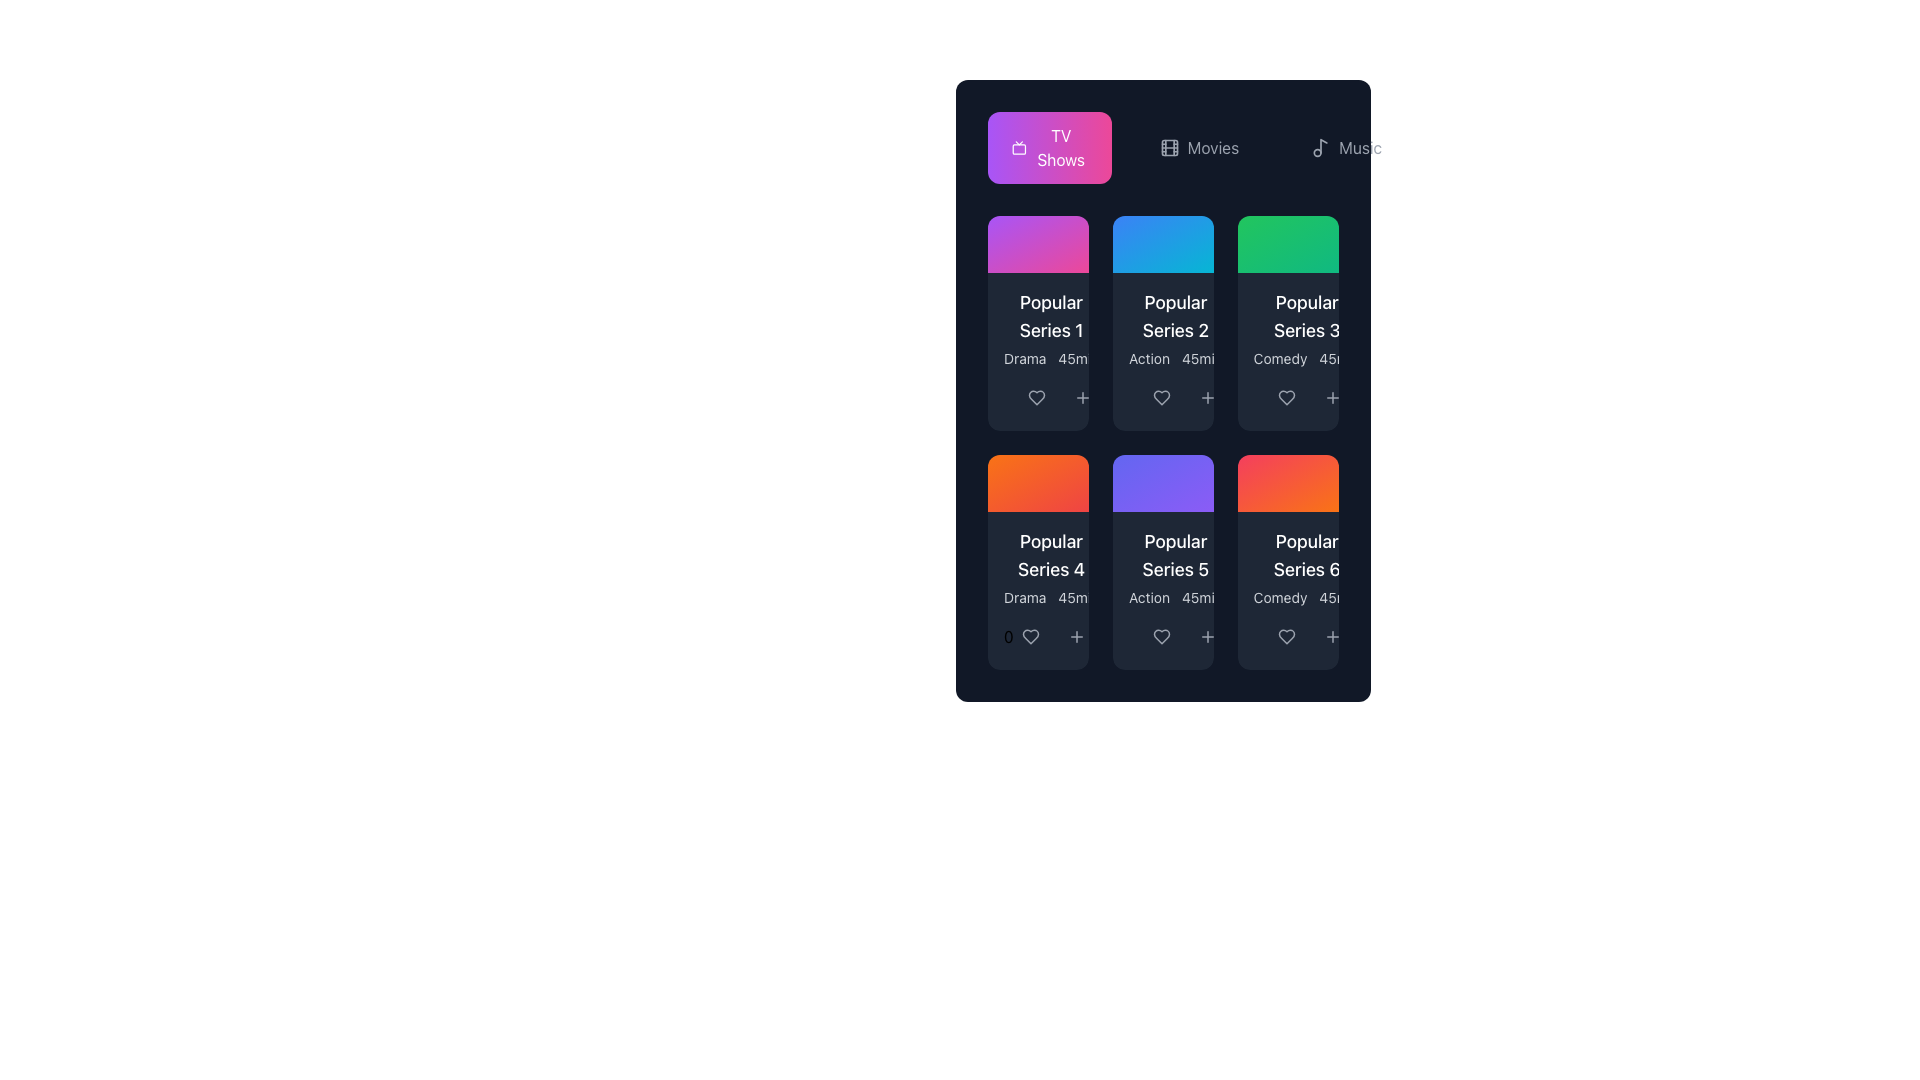 The width and height of the screenshot is (1920, 1080). What do you see at coordinates (1163, 243) in the screenshot?
I see `the playback button located centrally at the top of the 'Popular Series 2' card to initiate playback` at bounding box center [1163, 243].